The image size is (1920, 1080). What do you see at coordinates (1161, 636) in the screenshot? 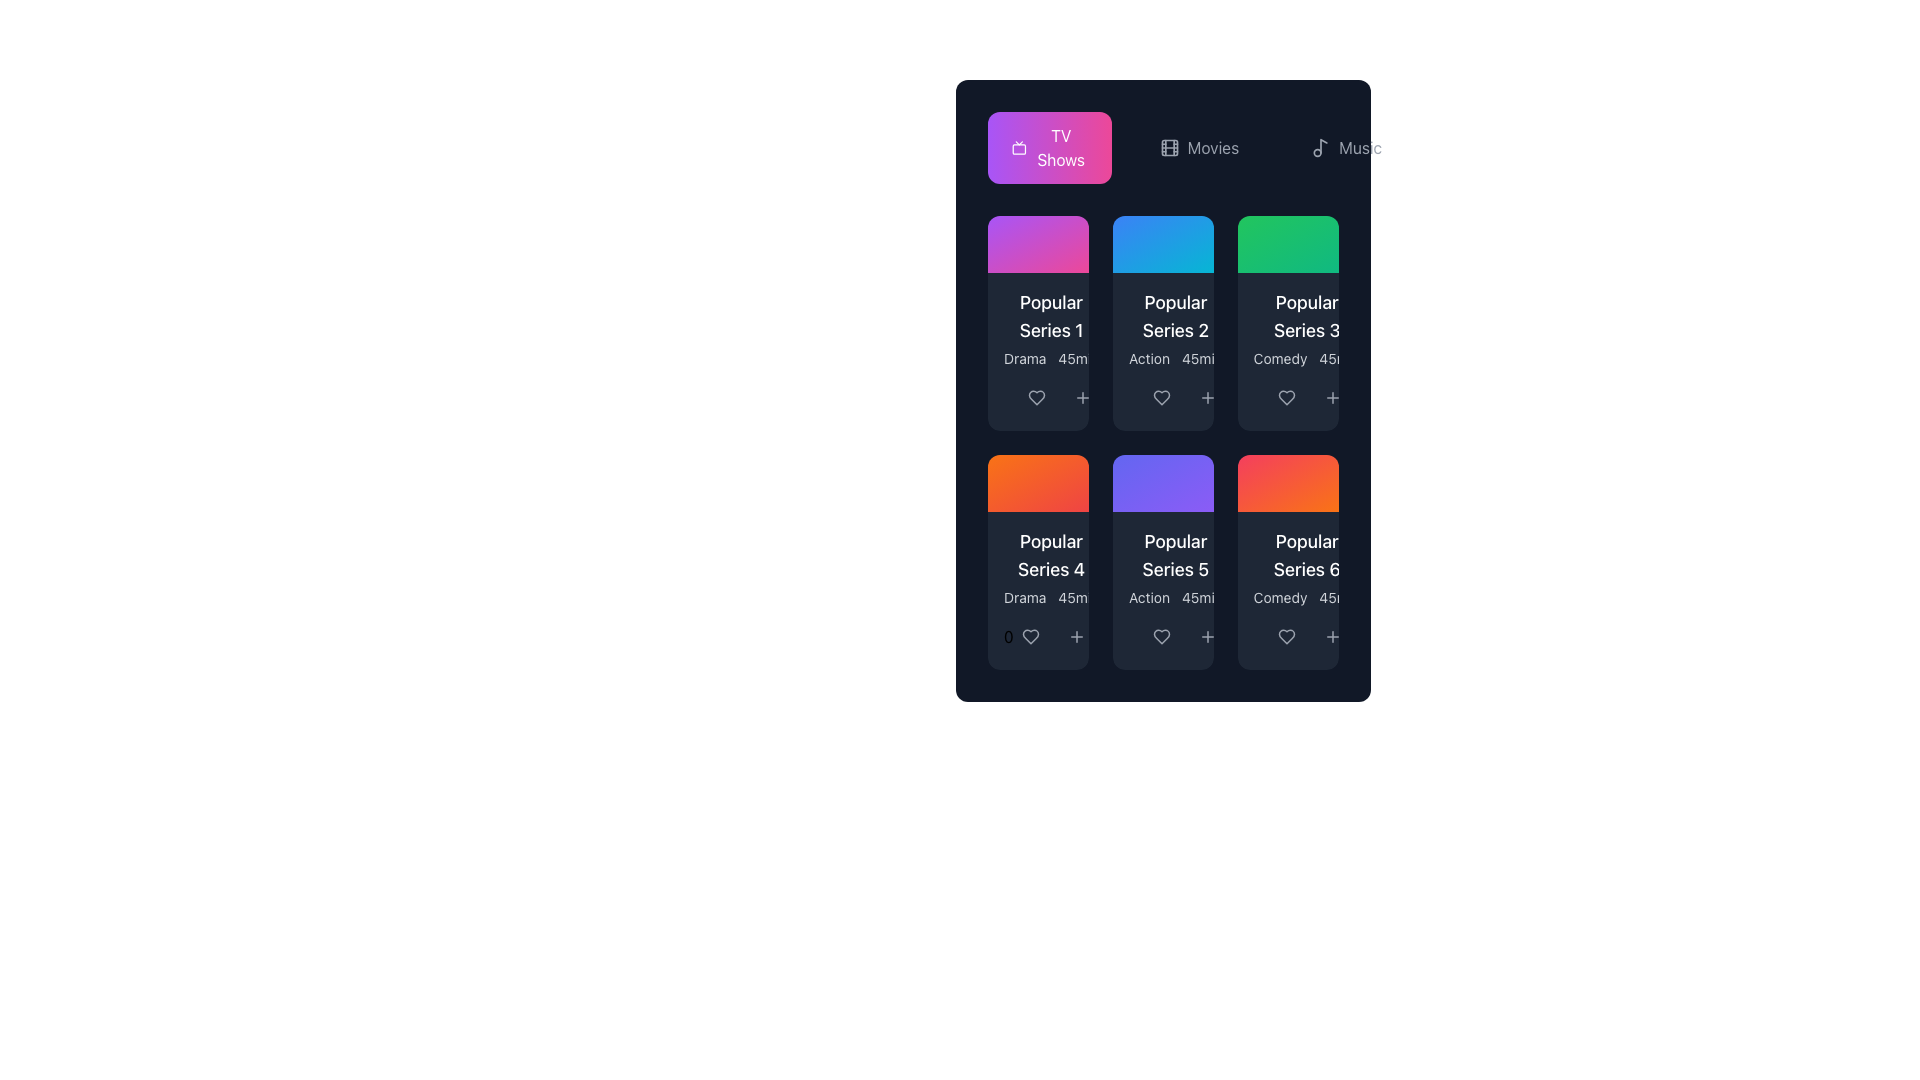
I see `the heart icon outline button located at the center-bottom of the 'Popular Series 5' card` at bounding box center [1161, 636].